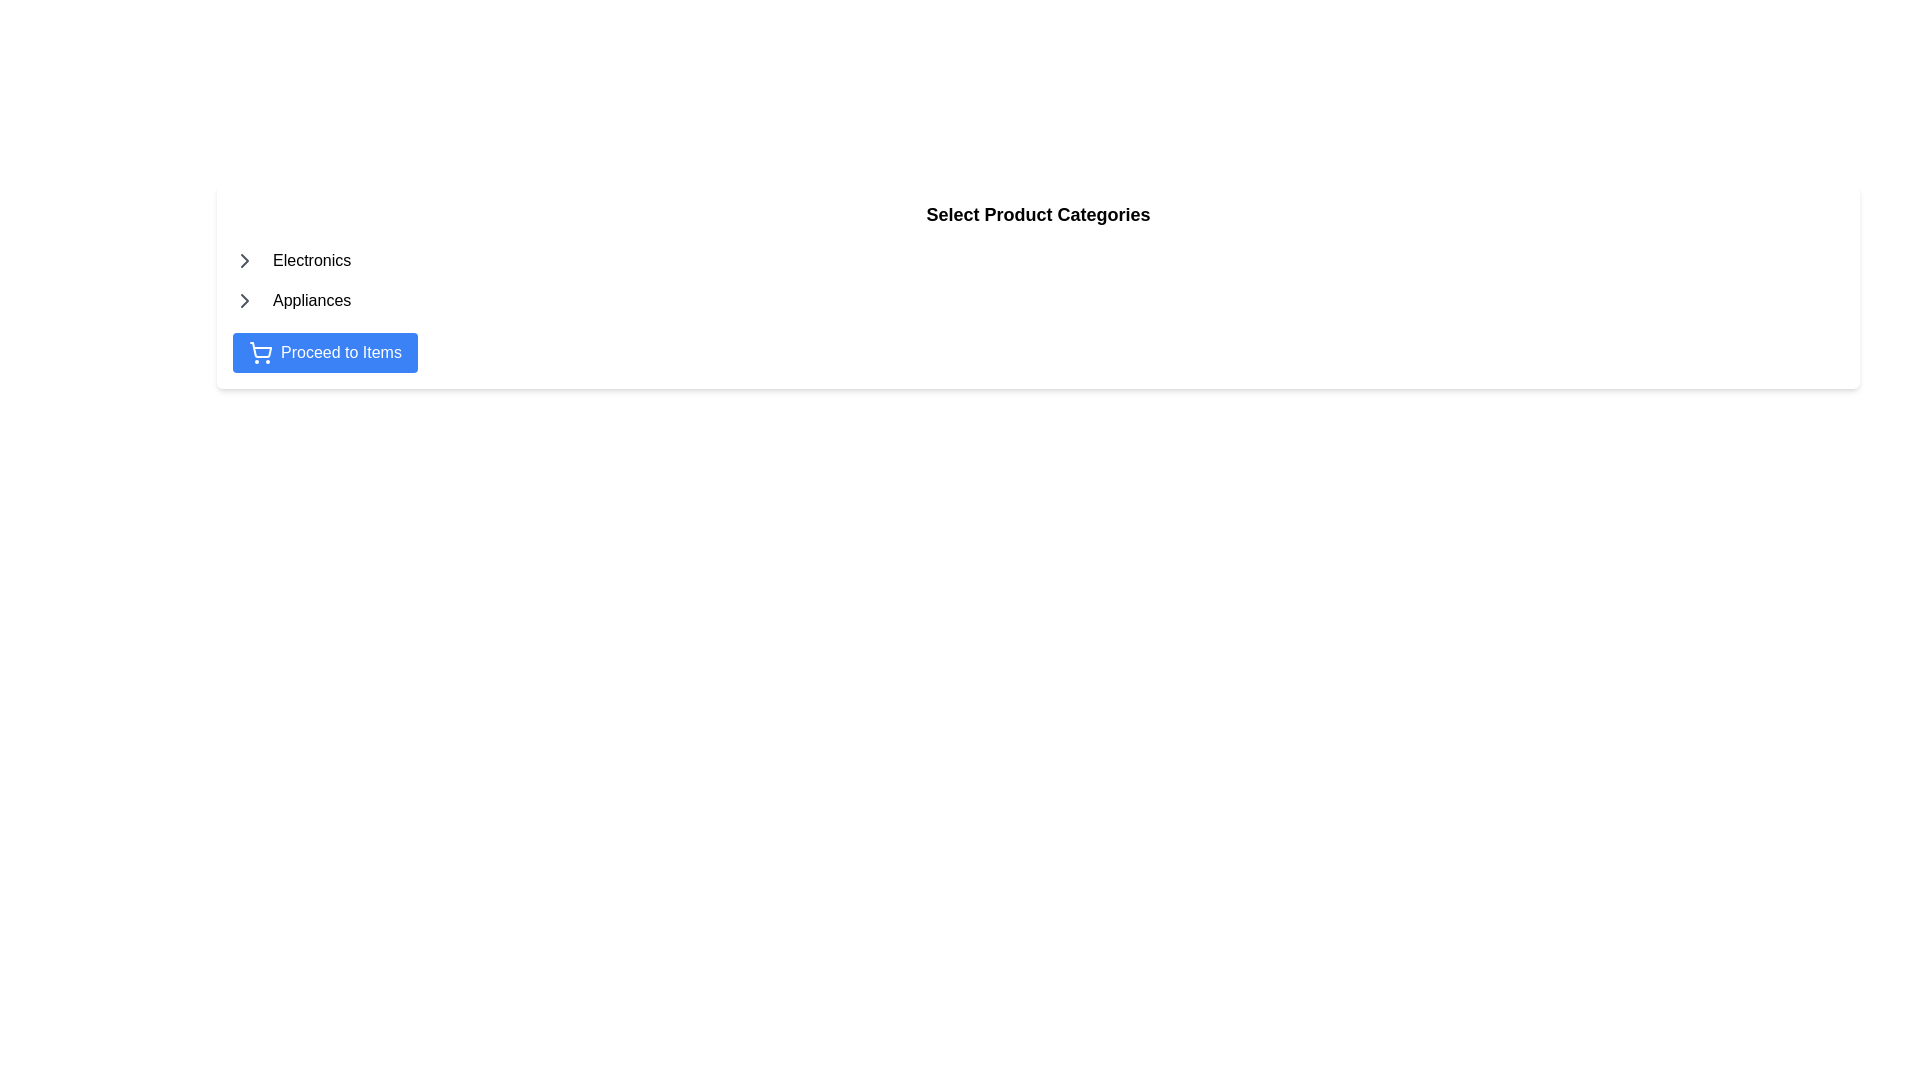 This screenshot has width=1920, height=1080. What do you see at coordinates (1038, 215) in the screenshot?
I see `text of the Label or Header that serves as a title for the section guiding the user about product categories` at bounding box center [1038, 215].